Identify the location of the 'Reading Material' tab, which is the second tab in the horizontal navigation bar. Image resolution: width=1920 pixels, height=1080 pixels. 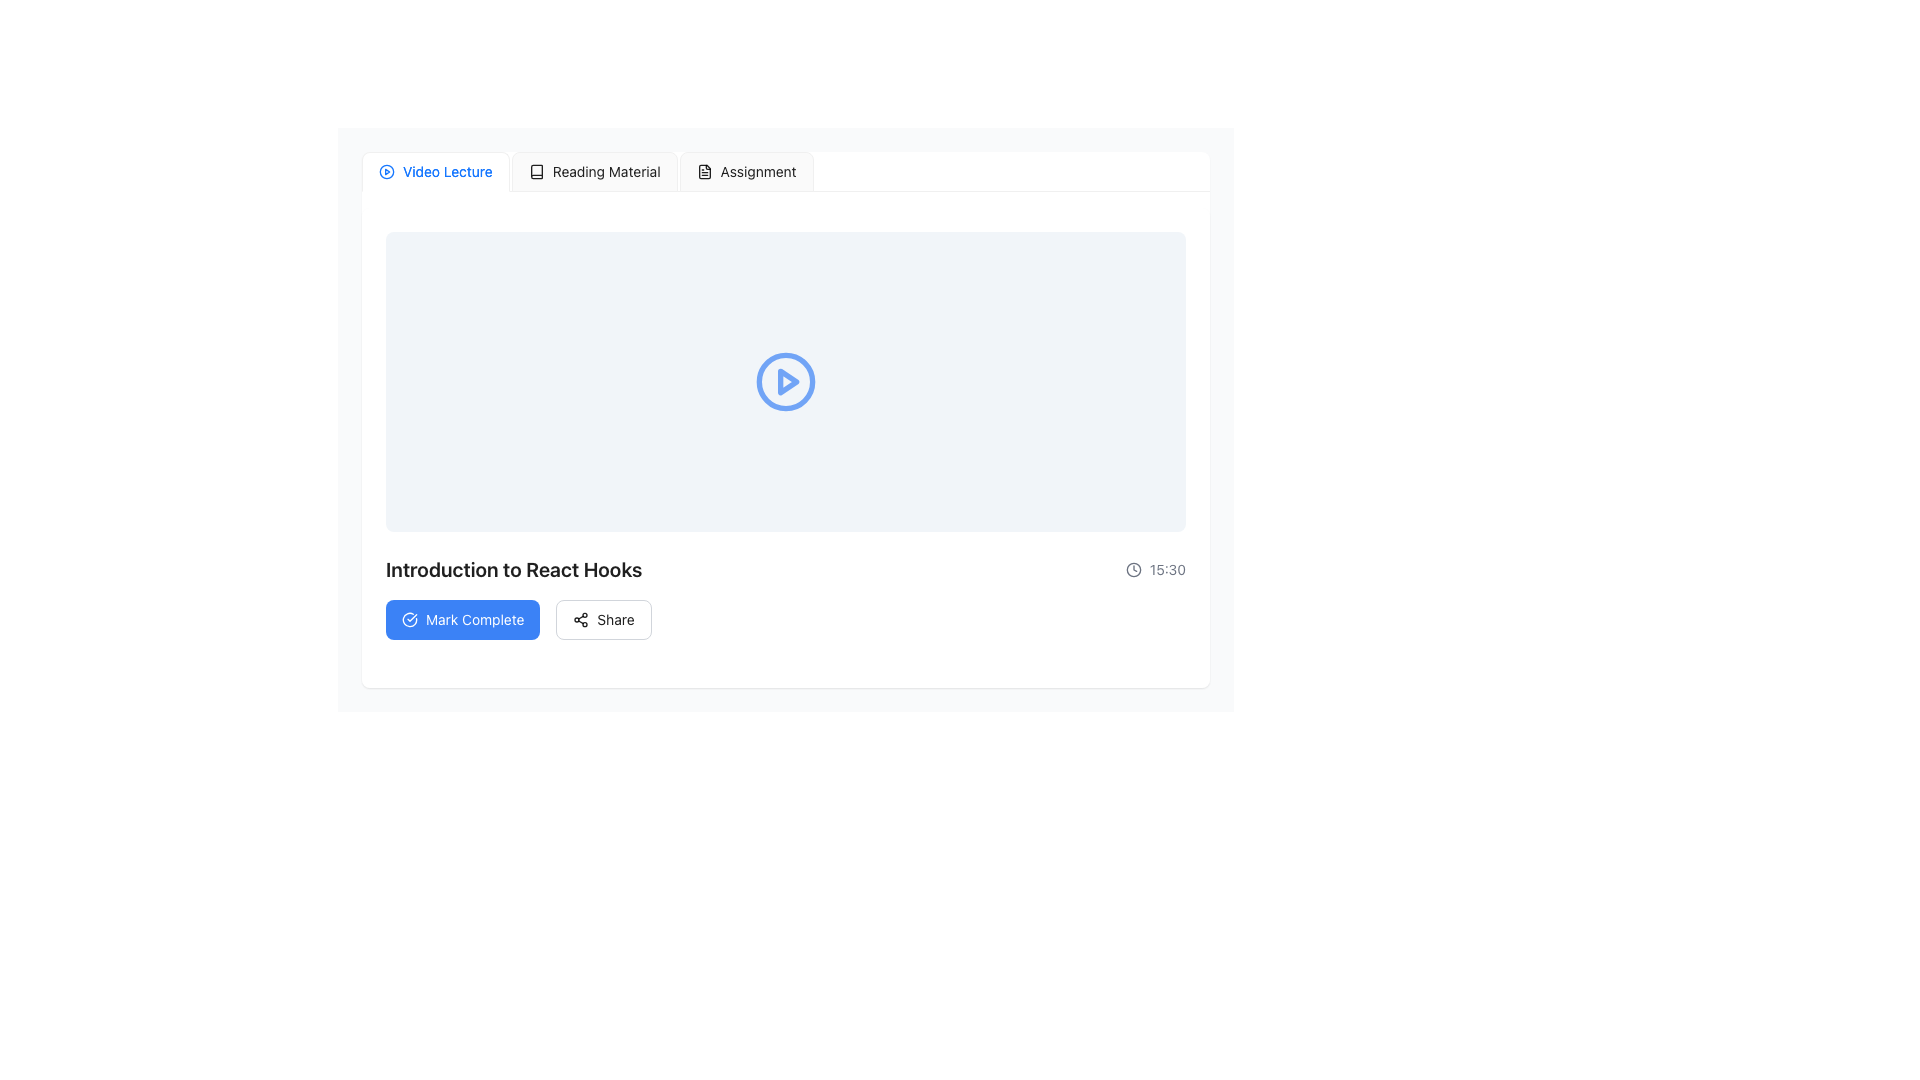
(586, 171).